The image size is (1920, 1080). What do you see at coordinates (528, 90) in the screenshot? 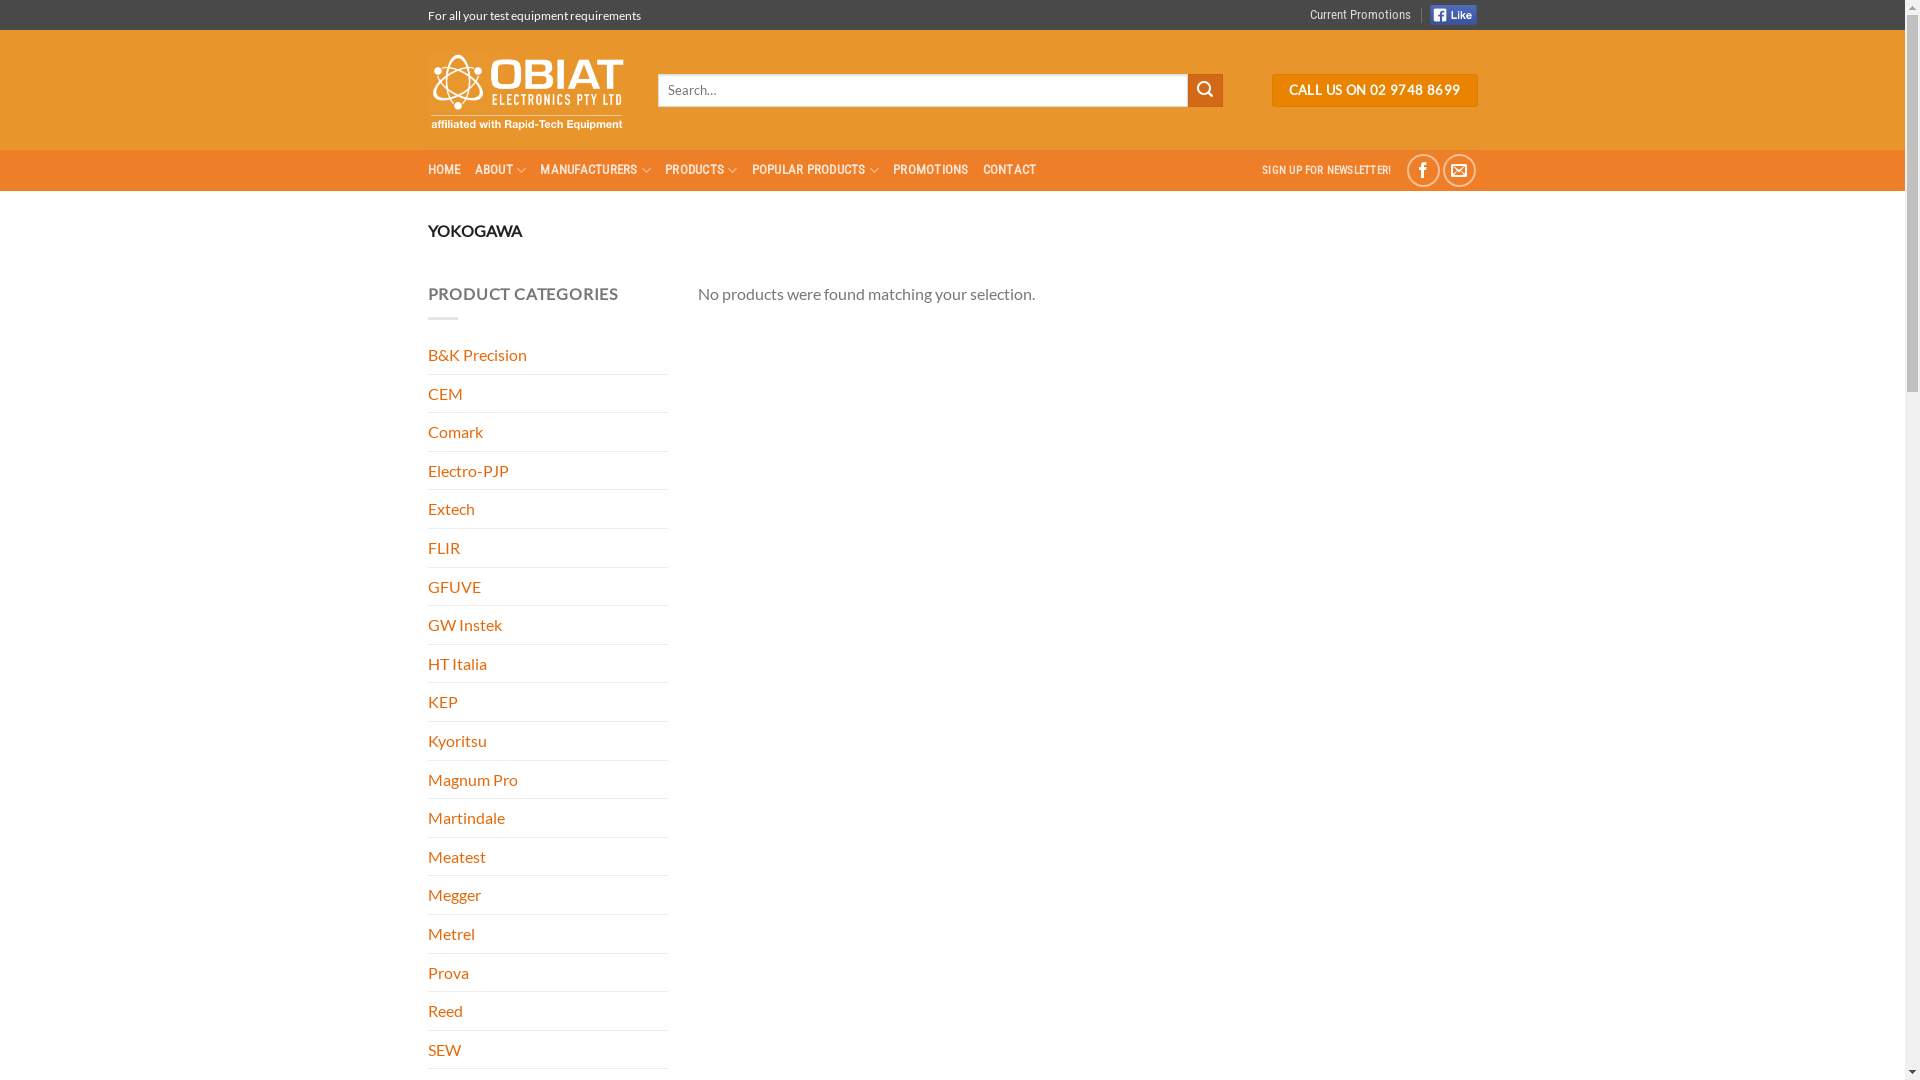
I see `'Obiat Electronics - keeping your industry up and running'` at bounding box center [528, 90].